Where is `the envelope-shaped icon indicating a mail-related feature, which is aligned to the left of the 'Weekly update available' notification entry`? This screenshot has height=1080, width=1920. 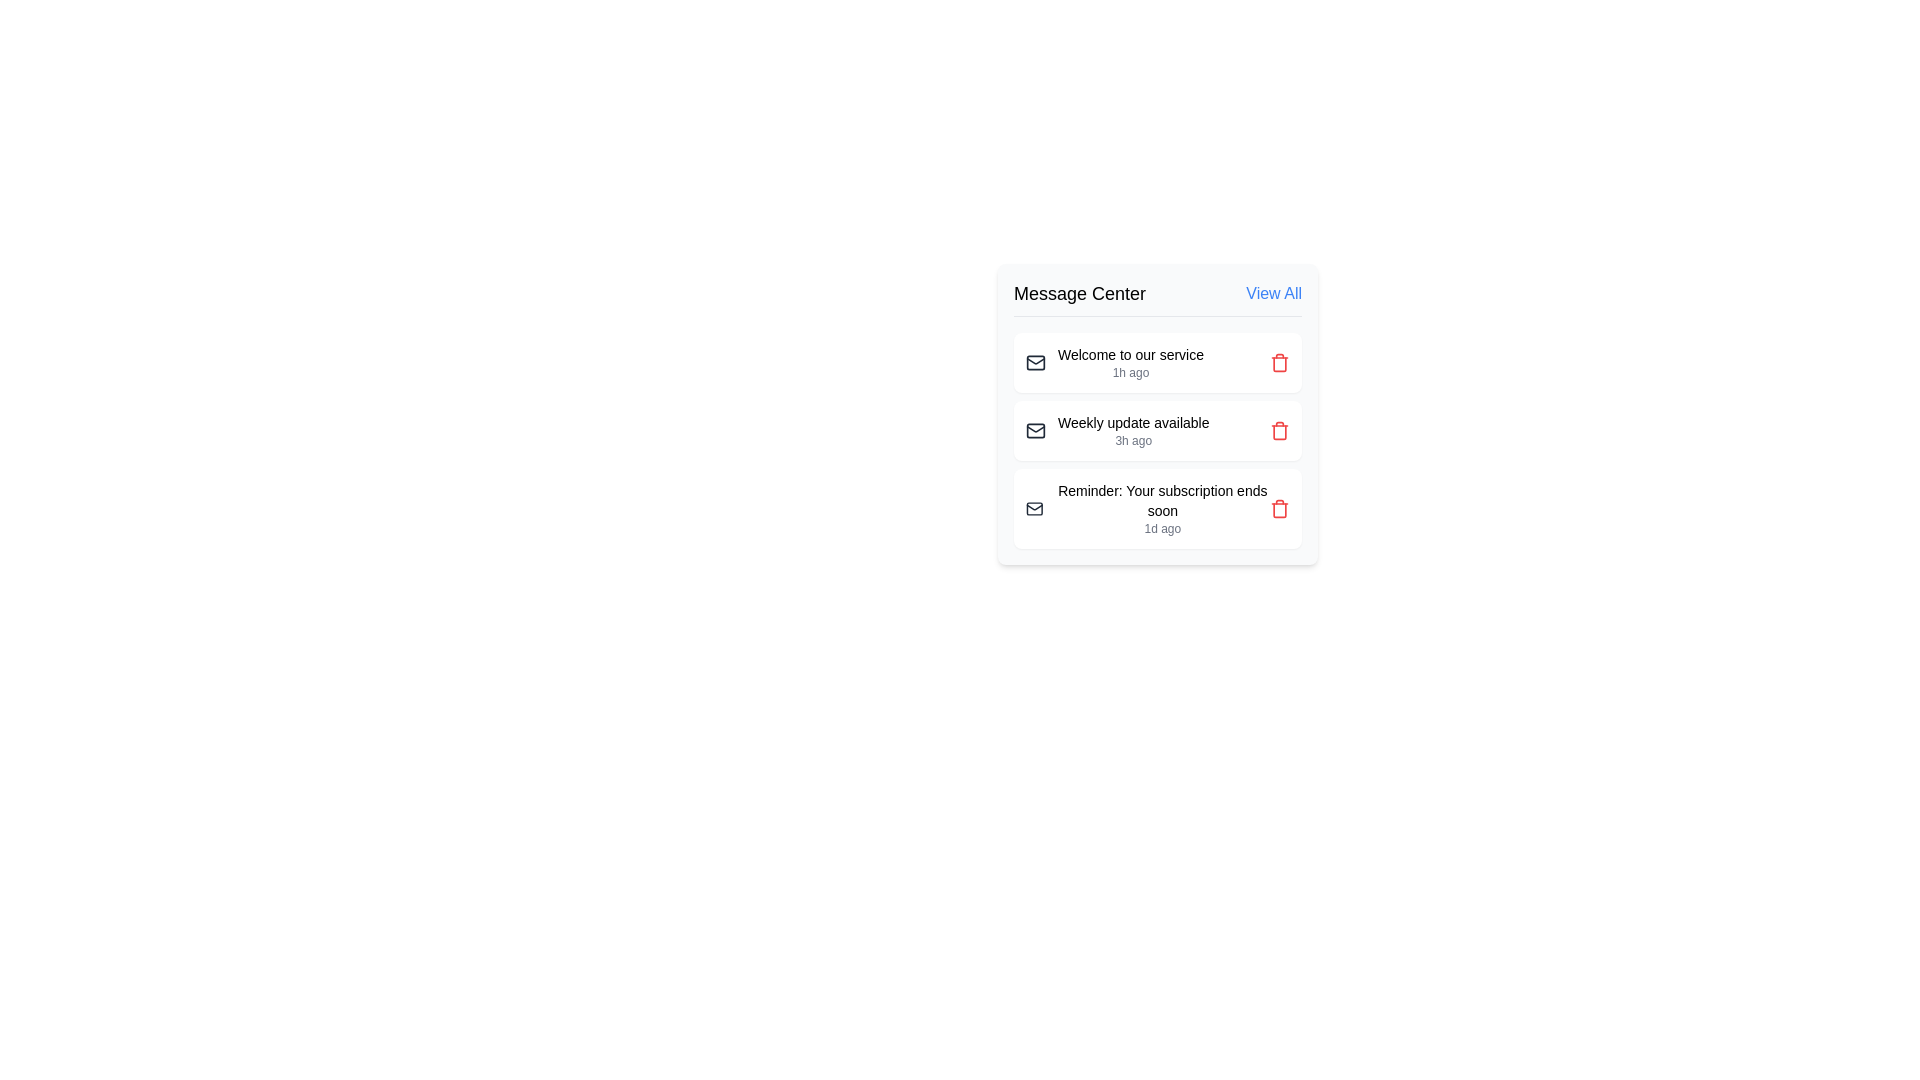
the envelope-shaped icon indicating a mail-related feature, which is aligned to the left of the 'Weekly update available' notification entry is located at coordinates (1036, 430).